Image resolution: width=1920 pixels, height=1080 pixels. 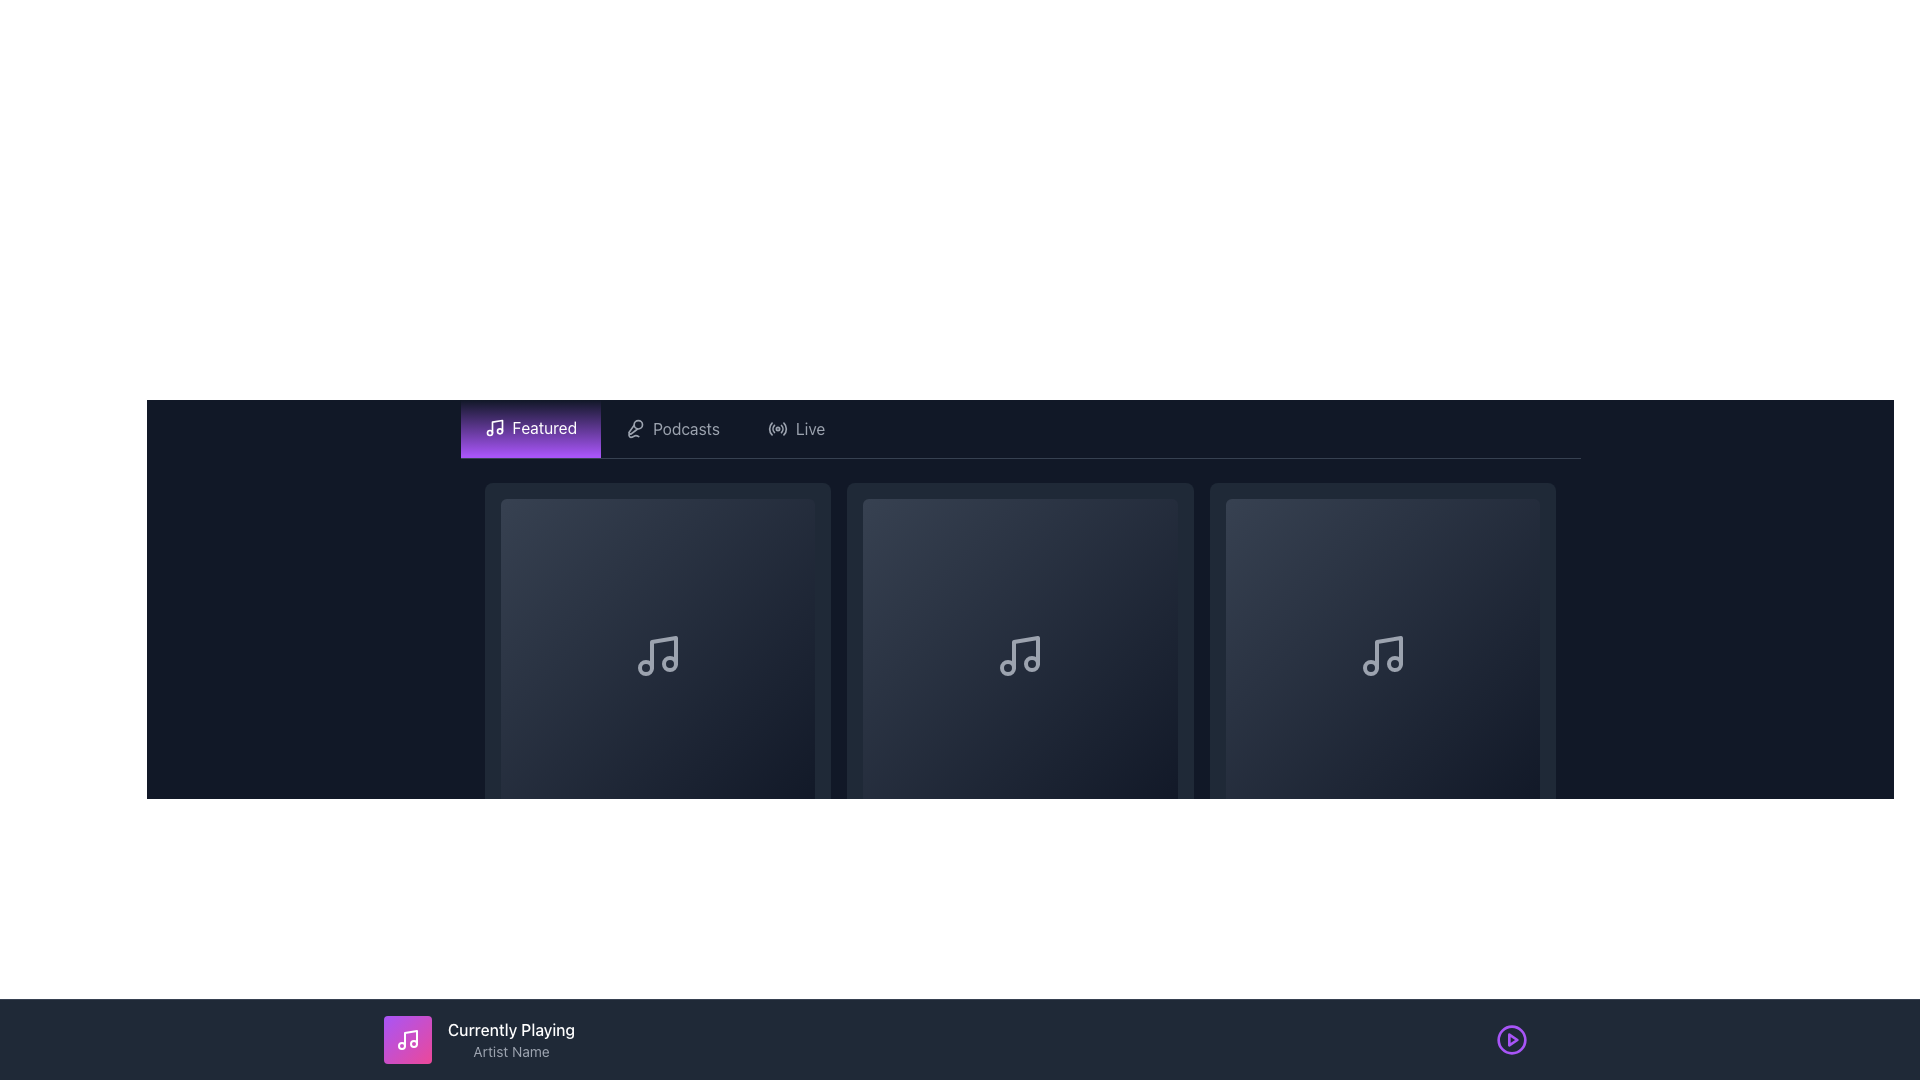 I want to click on the top-right circle of the music-related SVG graphic, which is part of a larger illustration and serves a decorative purpose, so click(x=1394, y=664).